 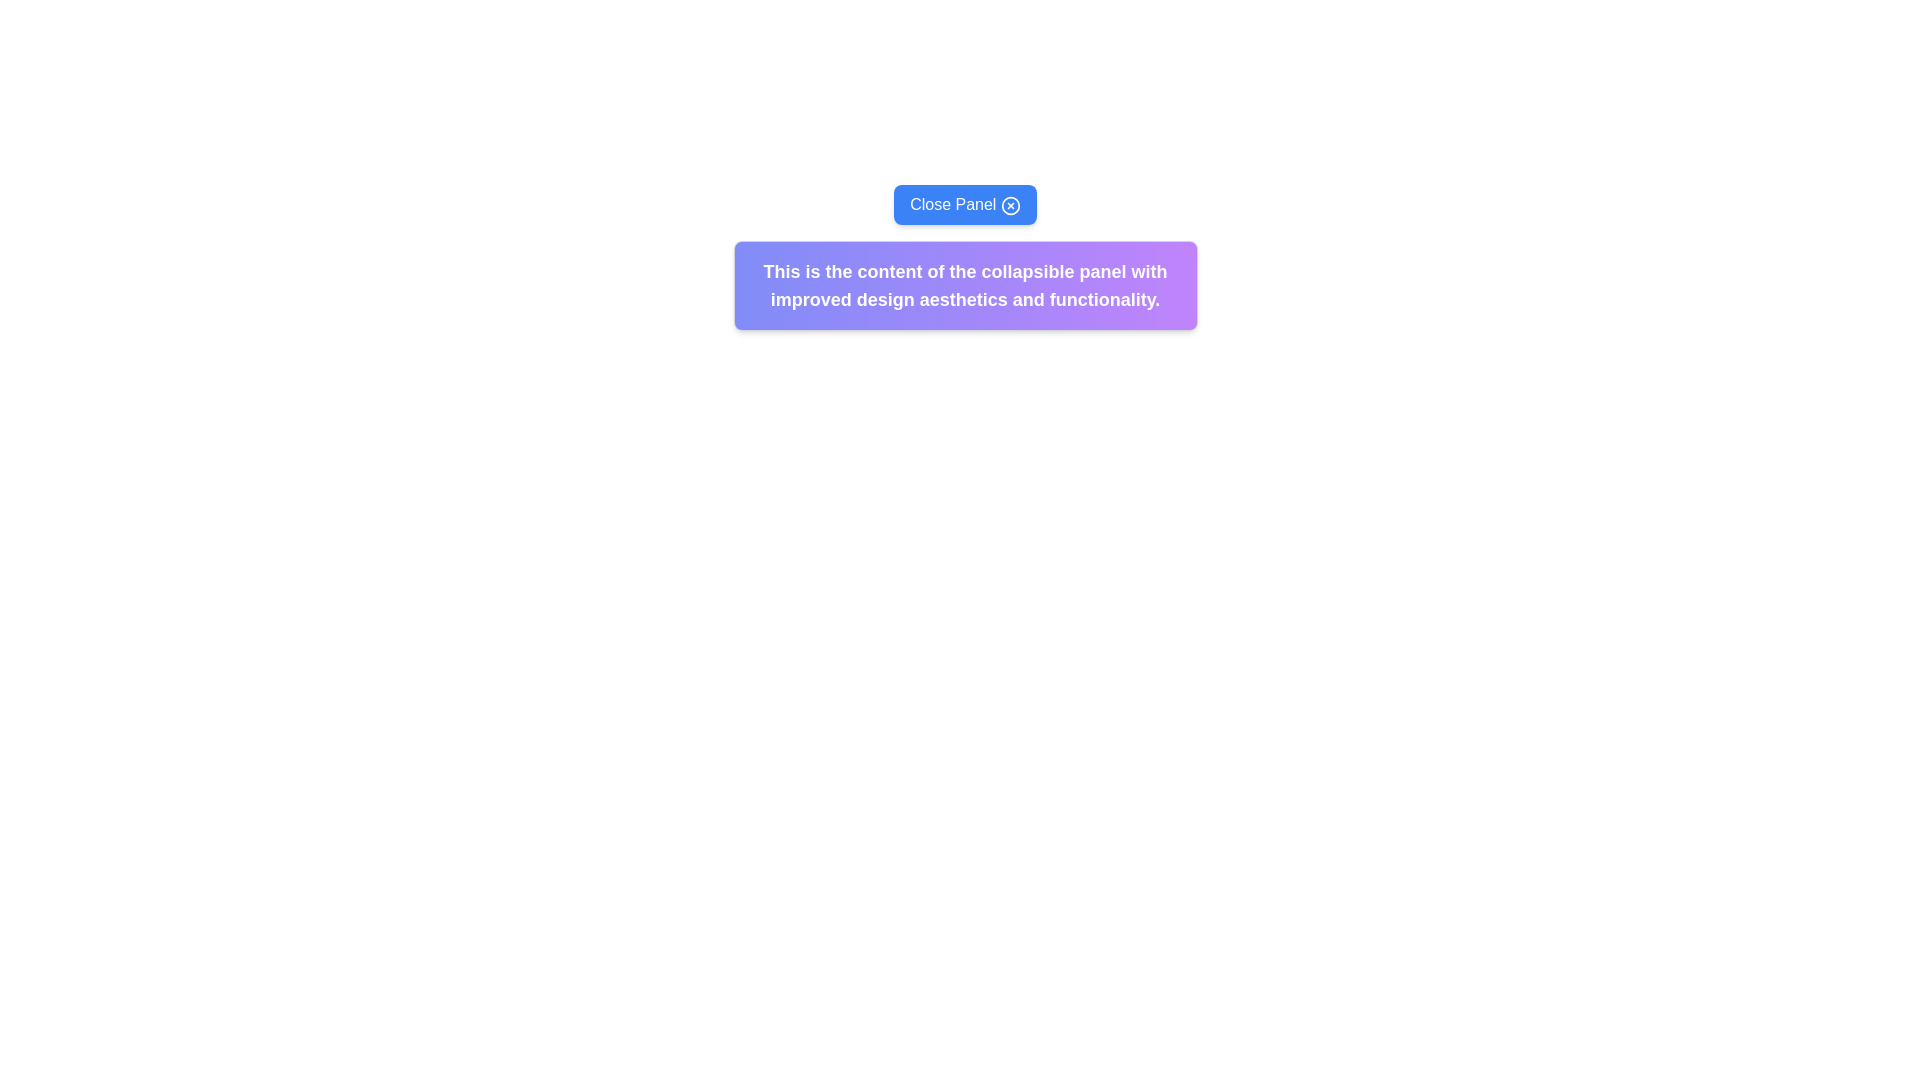 I want to click on the center of the circular icon with an 'X' mark inside, which is located to the right of the 'Close Panel' text within the blue rectangular button, so click(x=1010, y=205).